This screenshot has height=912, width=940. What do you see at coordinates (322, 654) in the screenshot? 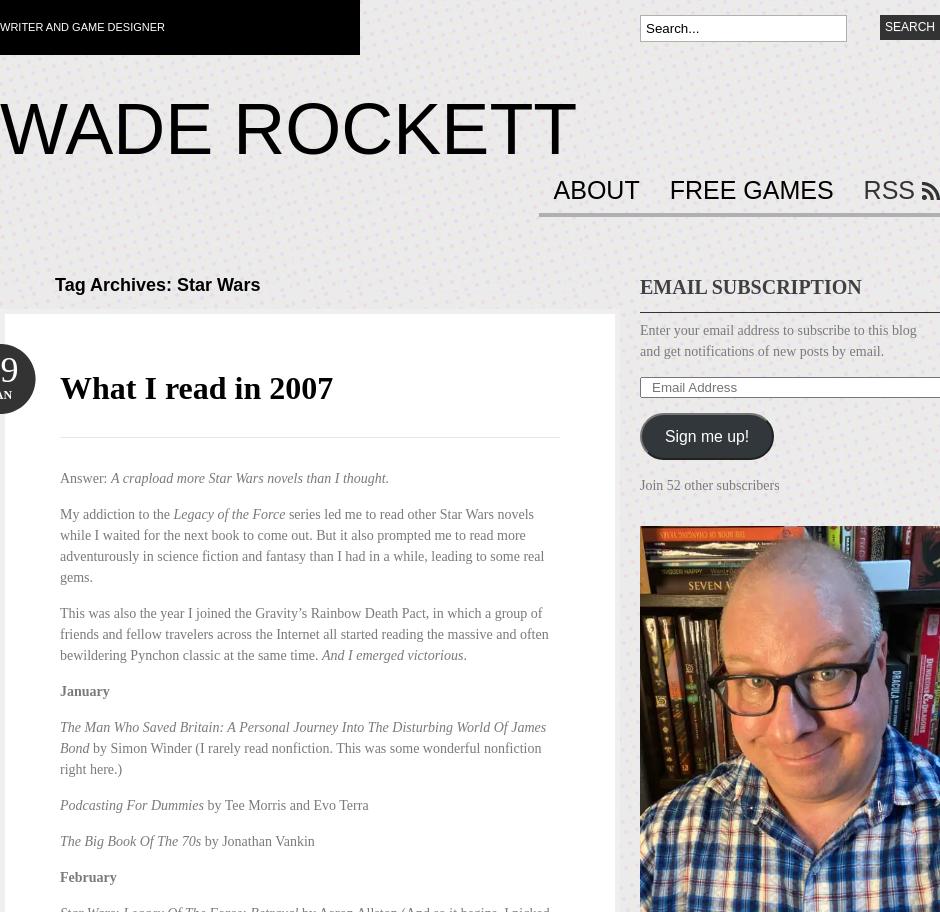
I see `'And I emerged victorious'` at bounding box center [322, 654].